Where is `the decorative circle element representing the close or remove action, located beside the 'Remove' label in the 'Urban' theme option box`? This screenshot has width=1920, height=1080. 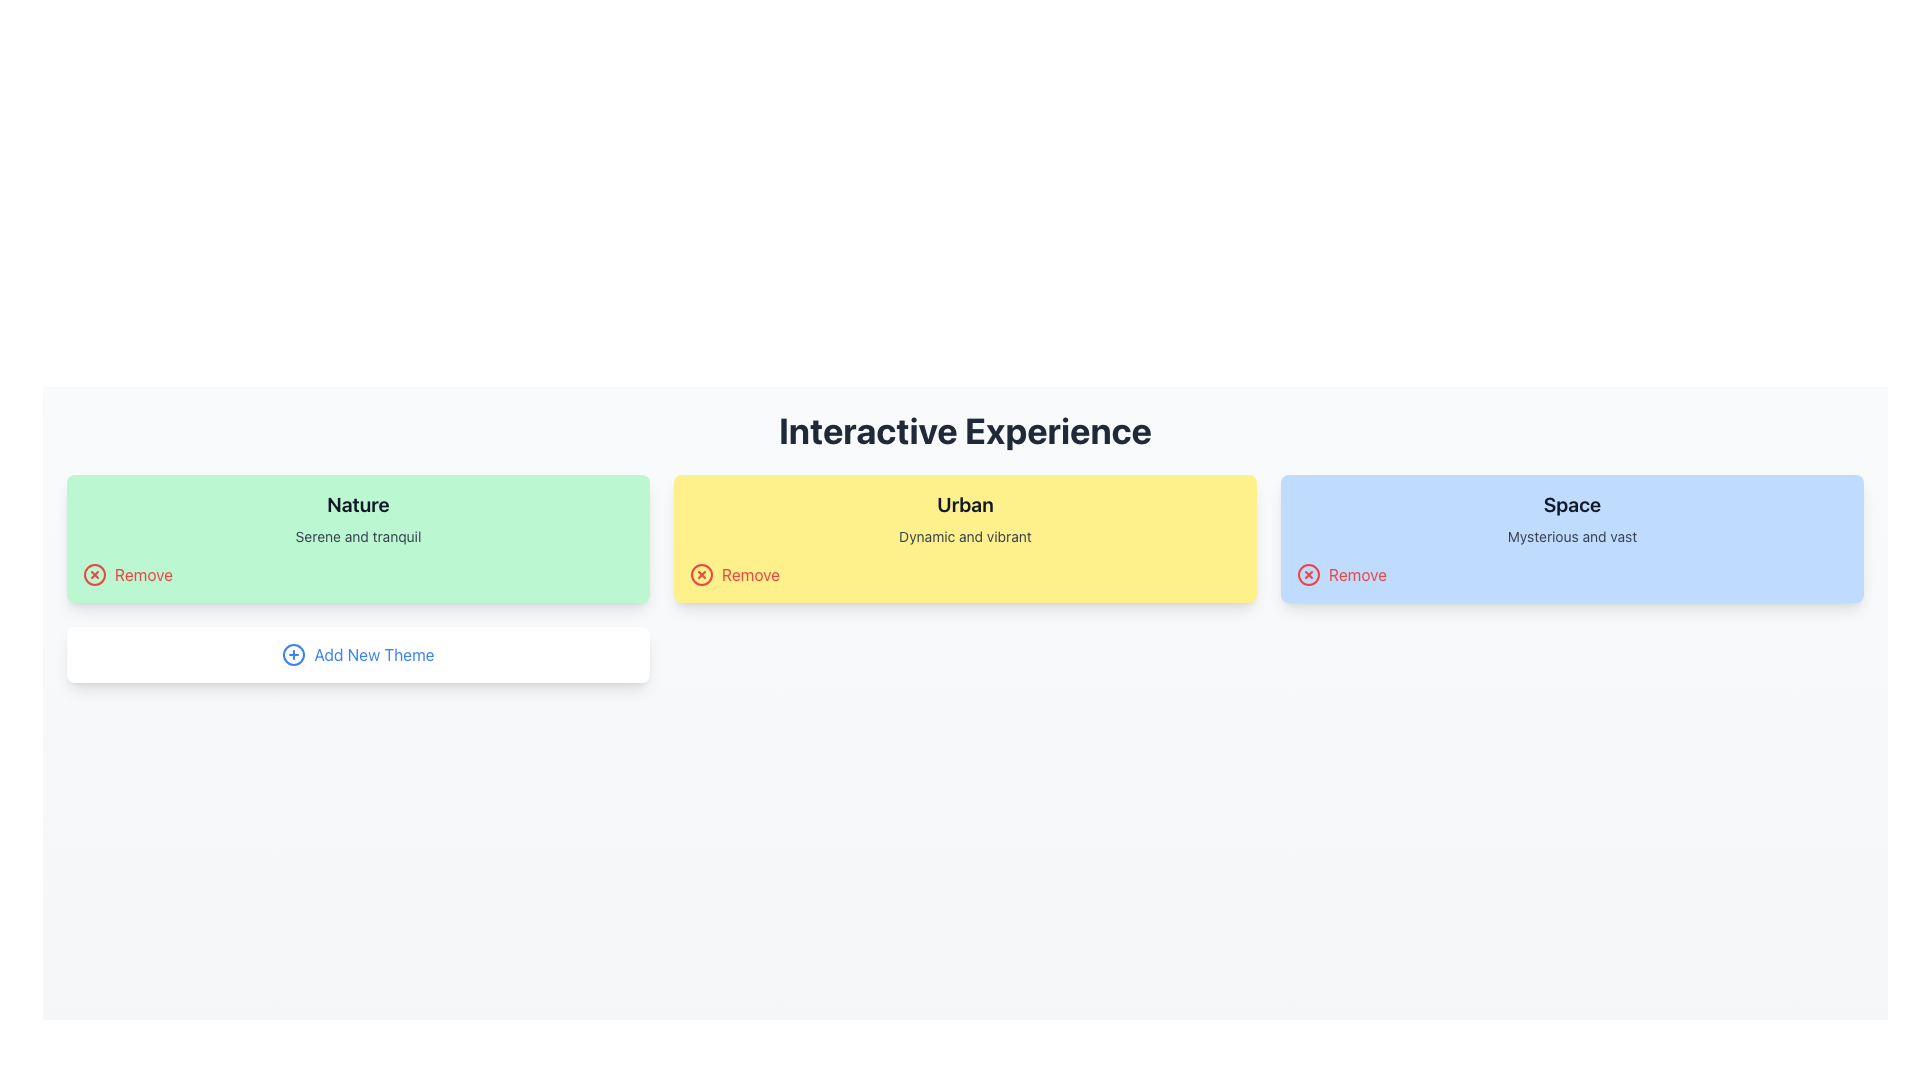
the decorative circle element representing the close or remove action, located beside the 'Remove' label in the 'Urban' theme option box is located at coordinates (701, 574).